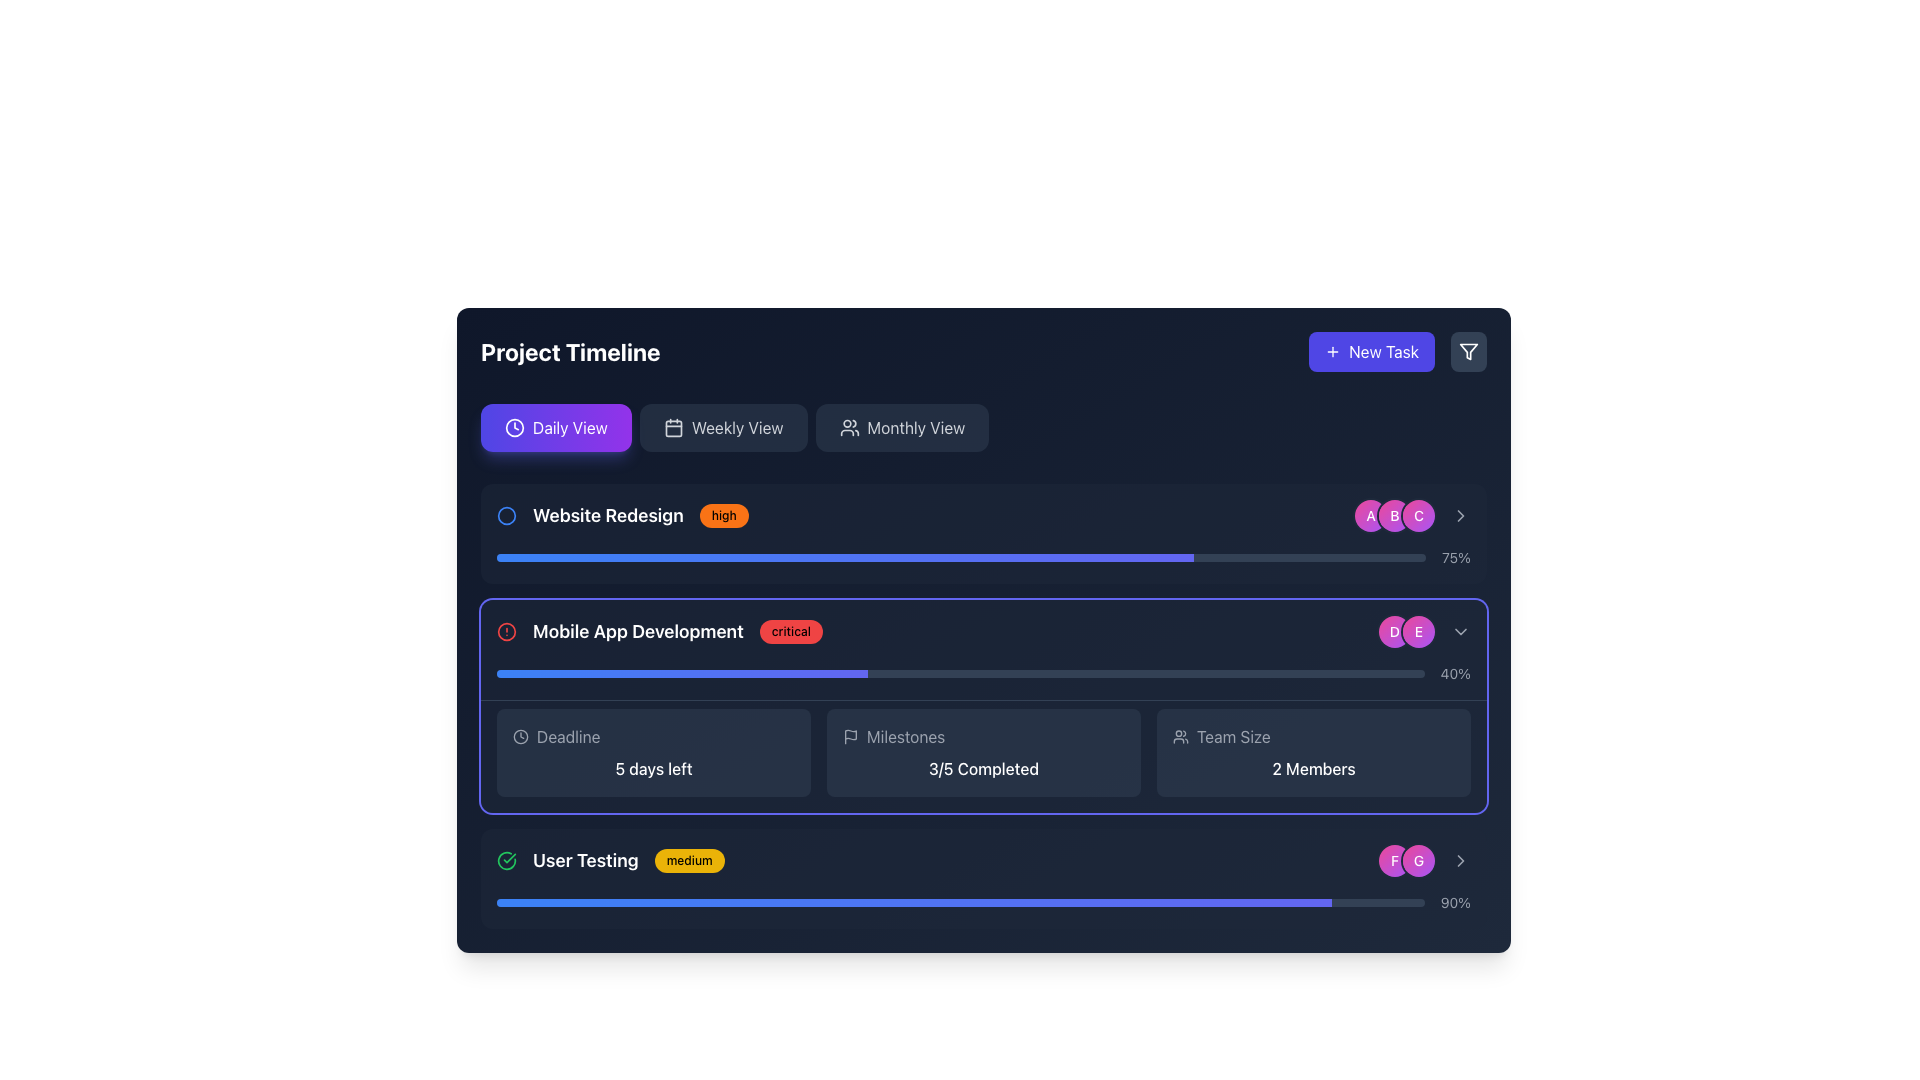 The width and height of the screenshot is (1920, 1080). Describe the element at coordinates (1468, 350) in the screenshot. I see `the funnel or filter icon located in the top-right corner of the interface, adjacent to the 'New Task' button` at that location.